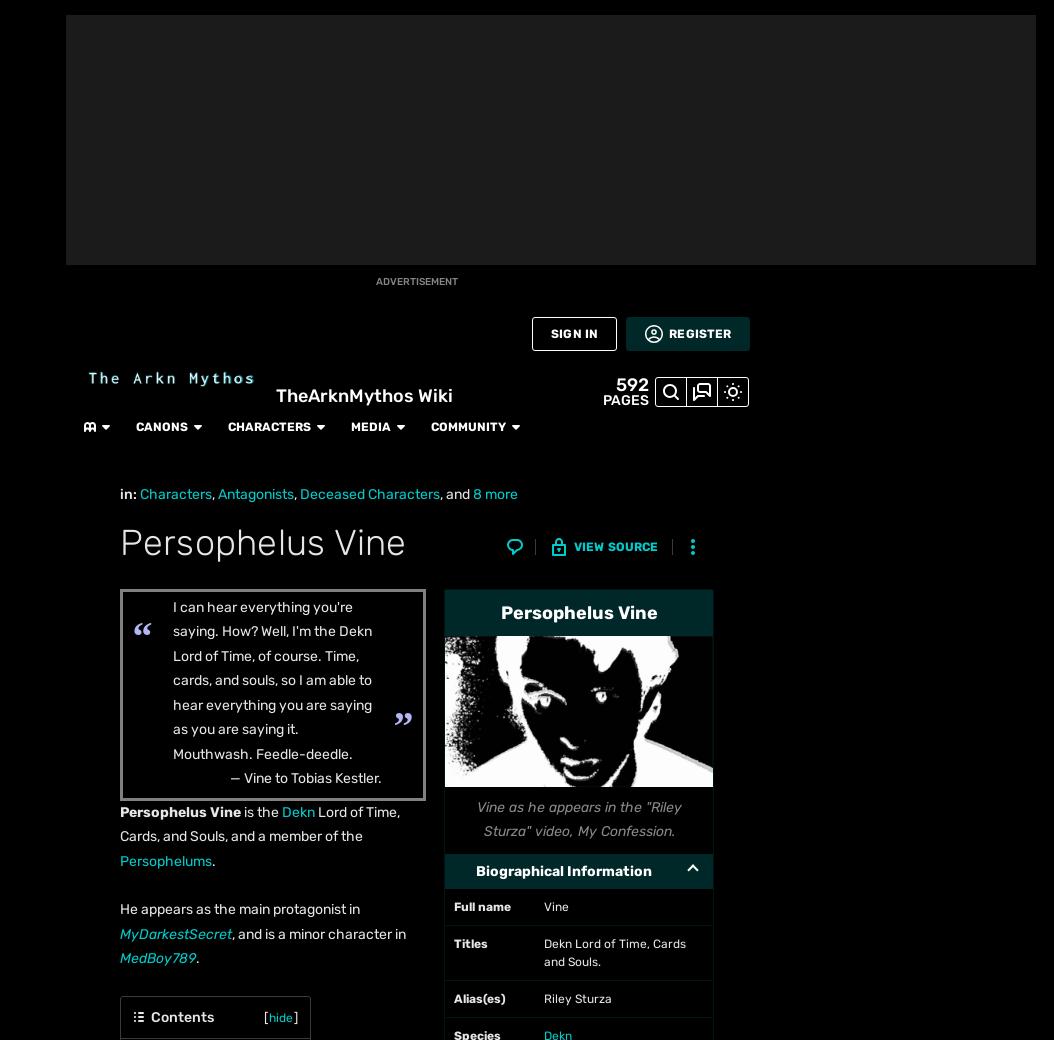 This screenshot has height=1040, width=1054. Describe the element at coordinates (219, 391) in the screenshot. I see `'Glitchlings'` at that location.